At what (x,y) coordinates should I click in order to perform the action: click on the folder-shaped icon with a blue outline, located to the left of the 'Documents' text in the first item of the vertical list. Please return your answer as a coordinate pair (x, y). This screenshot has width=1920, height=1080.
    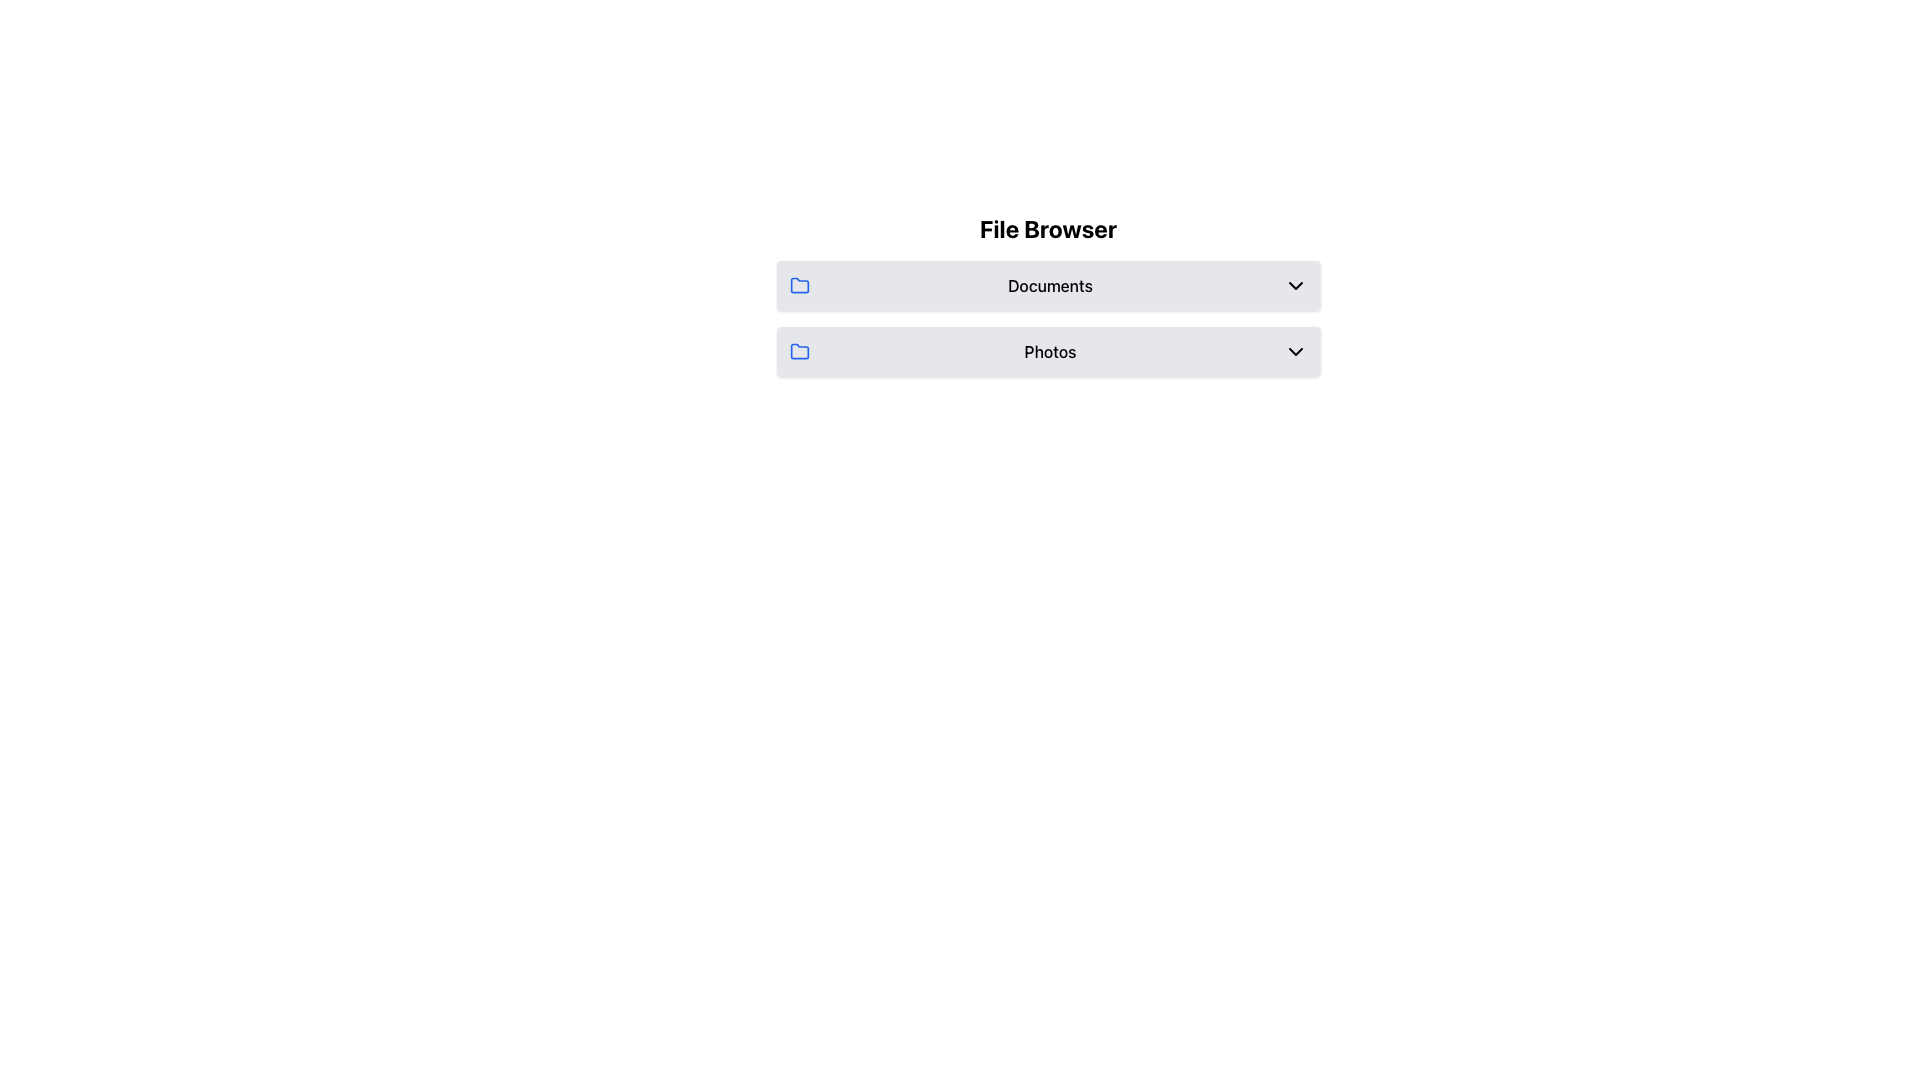
    Looking at the image, I should click on (798, 285).